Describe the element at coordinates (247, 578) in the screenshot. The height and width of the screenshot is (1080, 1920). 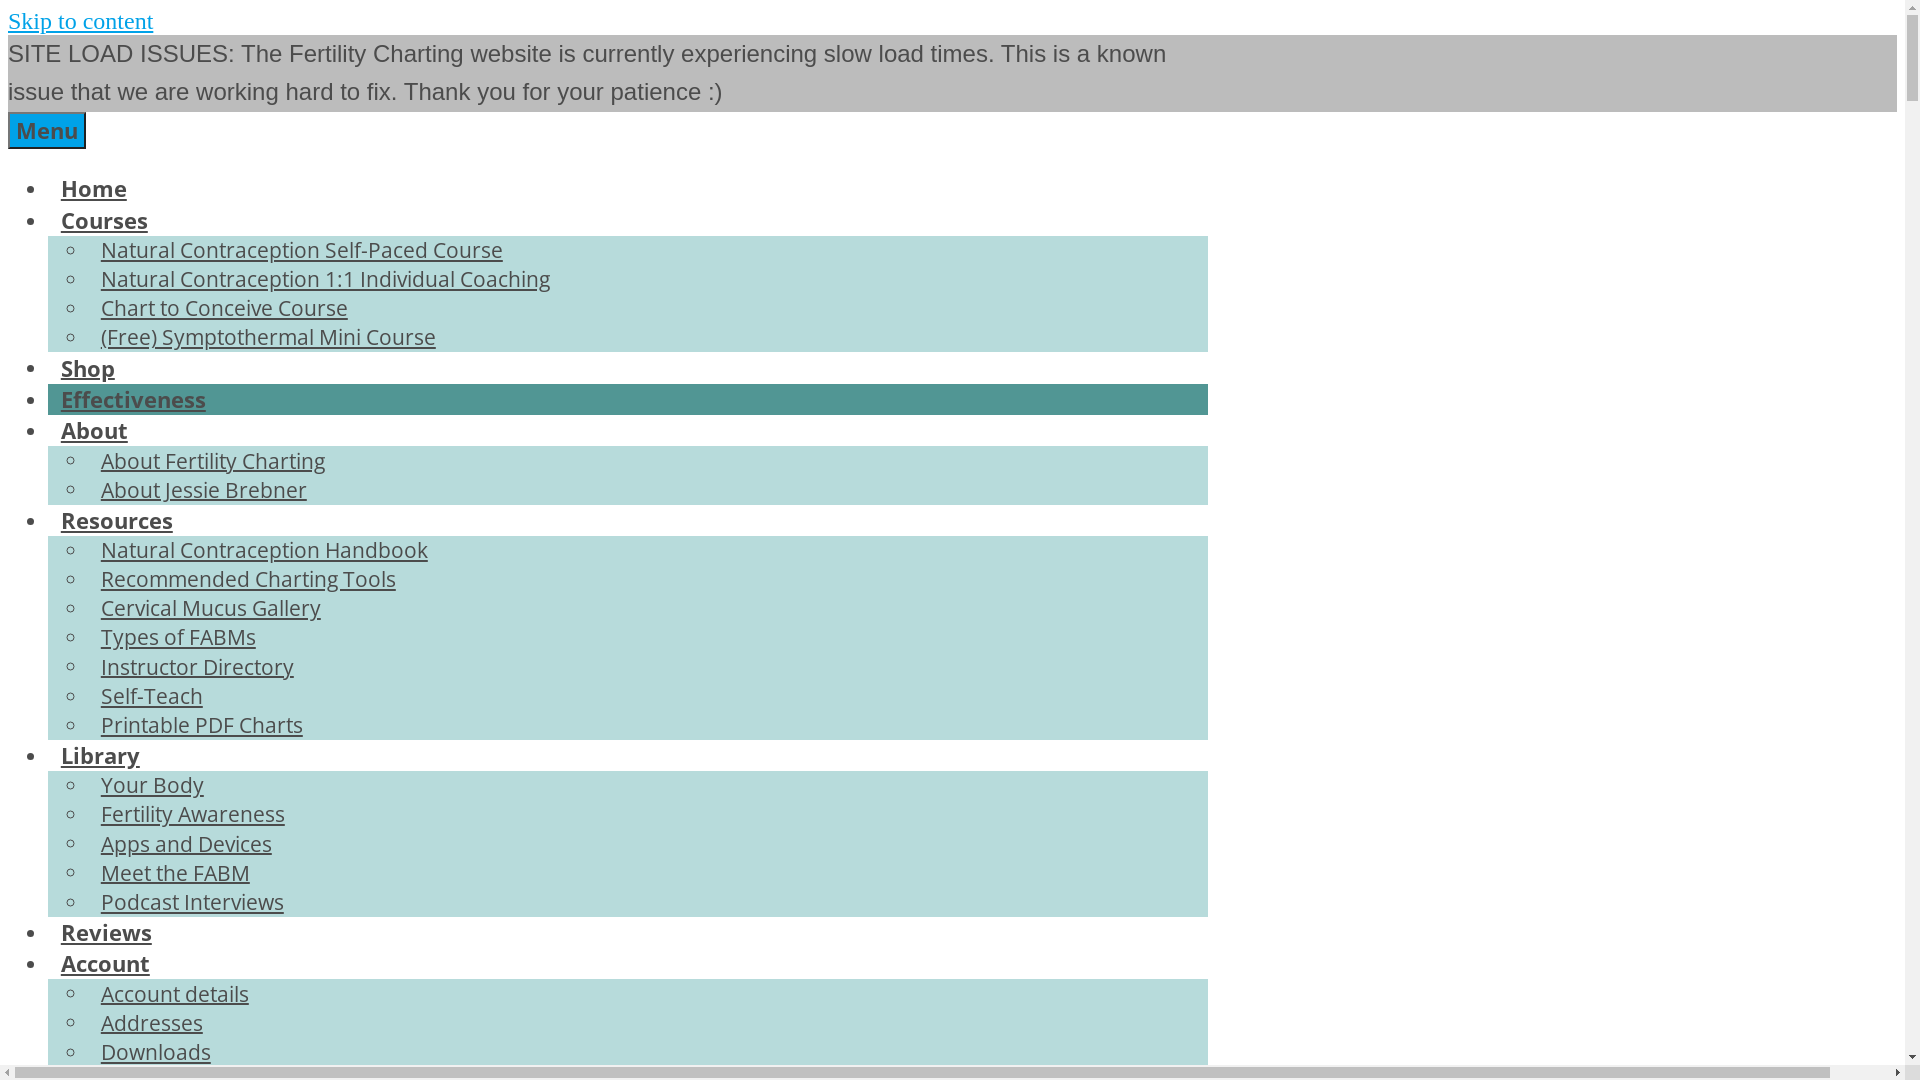
I see `'Recommended Charting Tools'` at that location.